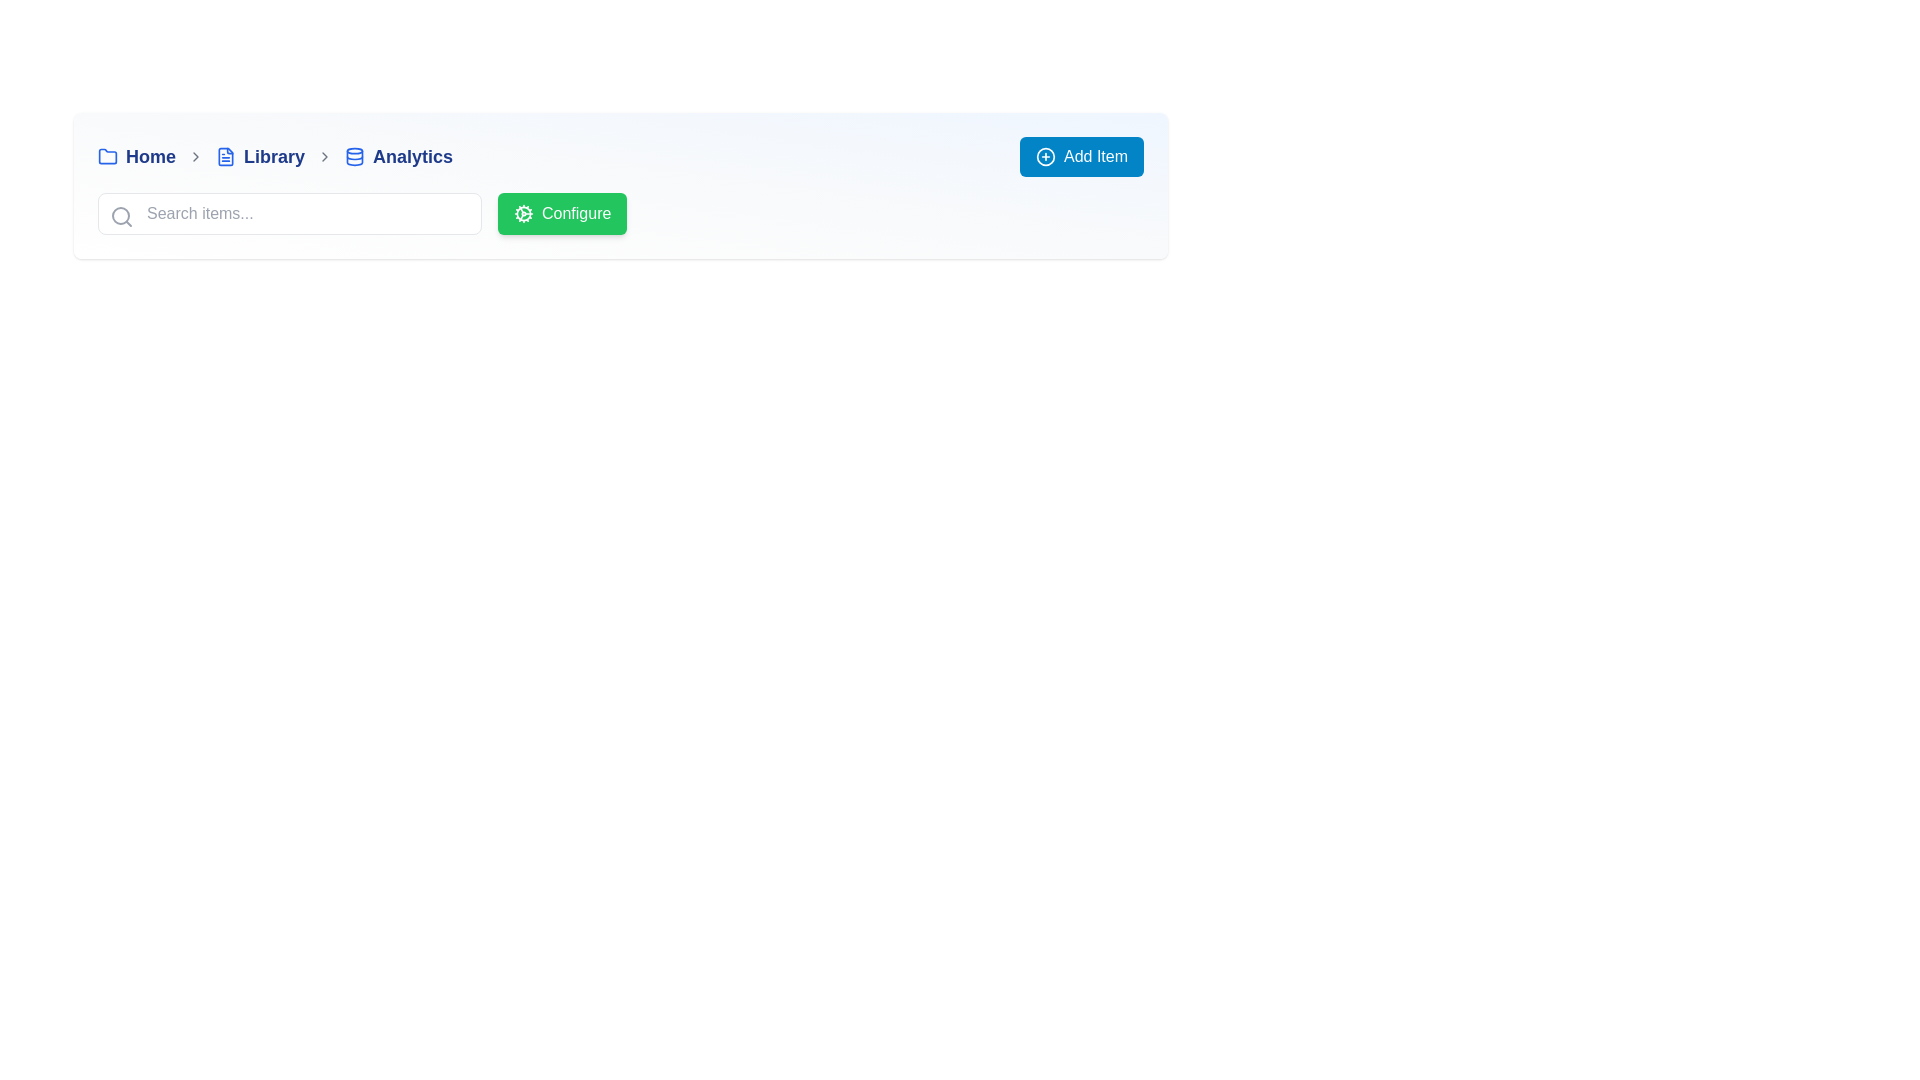  Describe the element at coordinates (523, 213) in the screenshot. I see `the decorative circle part of the cogwheel icon located near the center of the icon area in the top-center section of the interface` at that location.